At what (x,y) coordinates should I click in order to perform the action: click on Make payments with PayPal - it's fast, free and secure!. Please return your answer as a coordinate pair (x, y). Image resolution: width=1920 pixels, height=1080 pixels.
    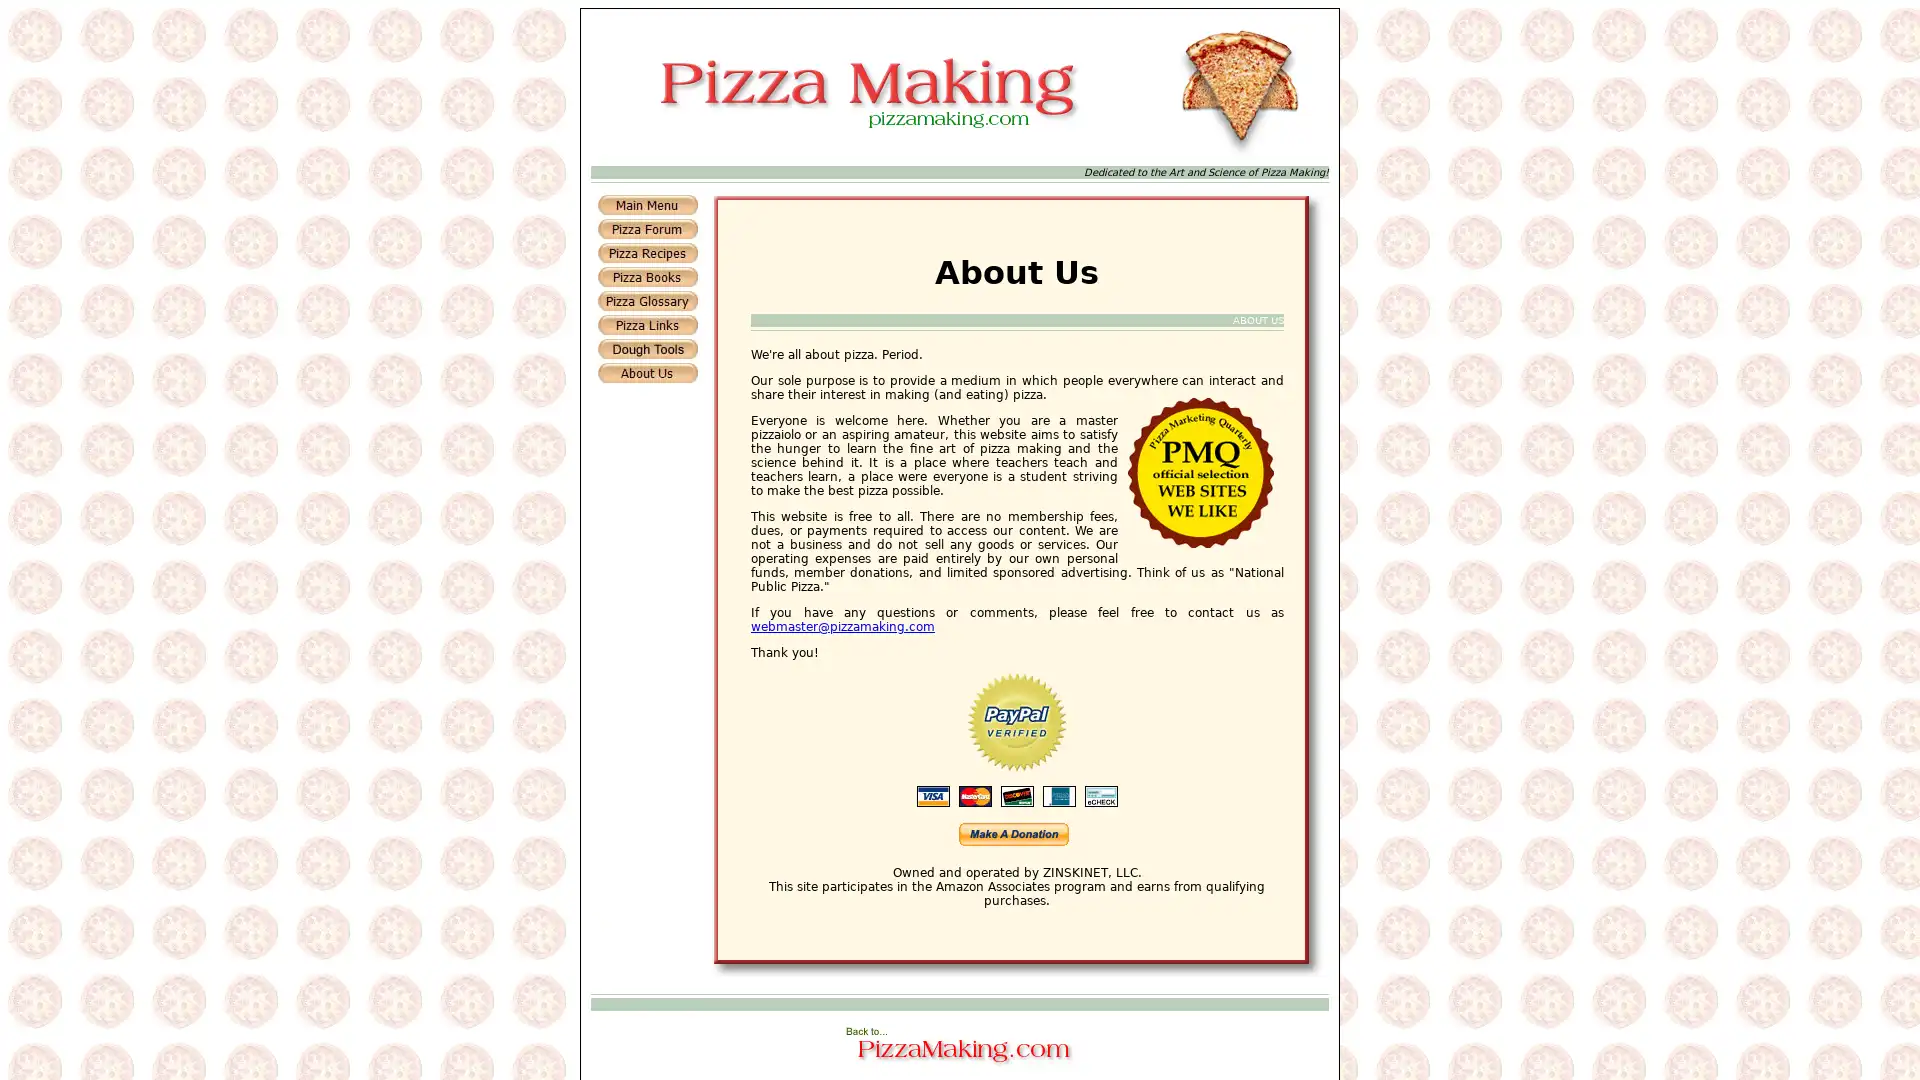
    Looking at the image, I should click on (1013, 833).